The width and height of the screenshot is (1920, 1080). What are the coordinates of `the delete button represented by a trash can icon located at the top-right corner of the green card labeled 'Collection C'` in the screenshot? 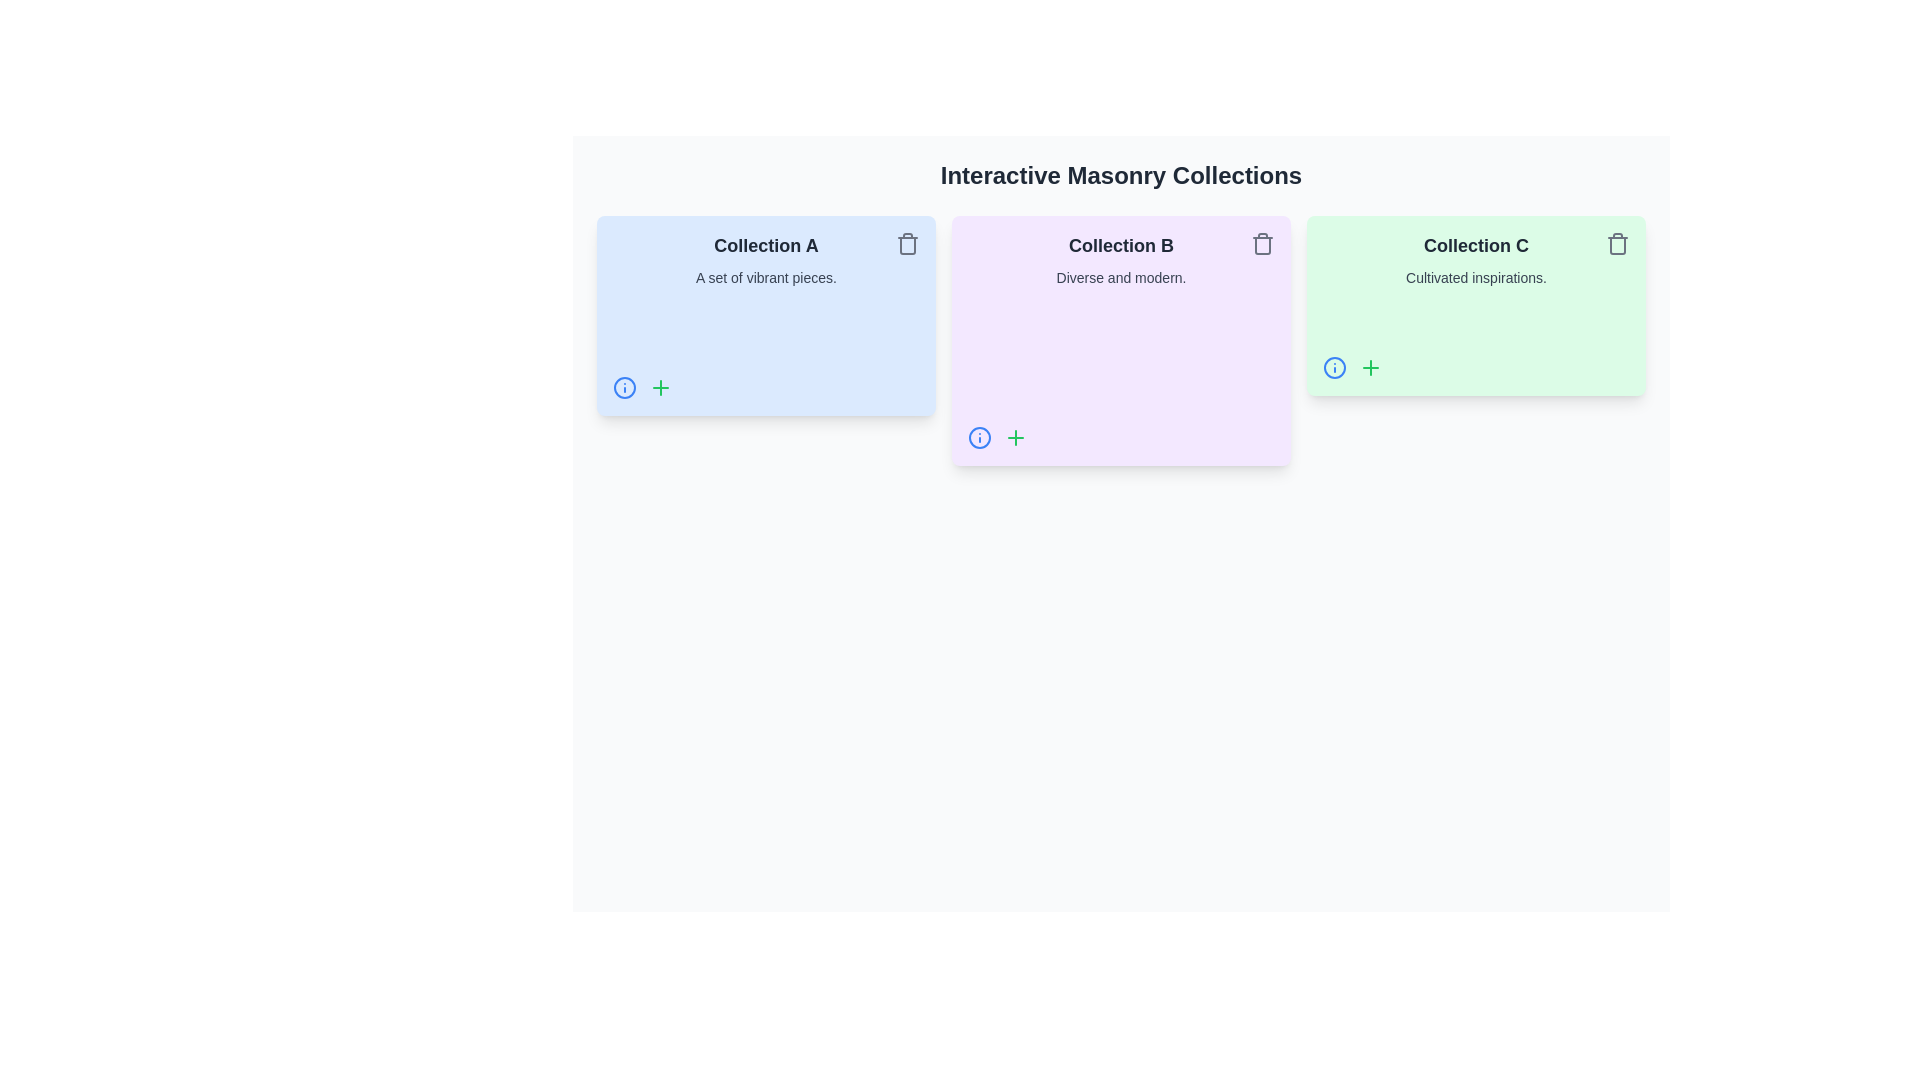 It's located at (1617, 245).